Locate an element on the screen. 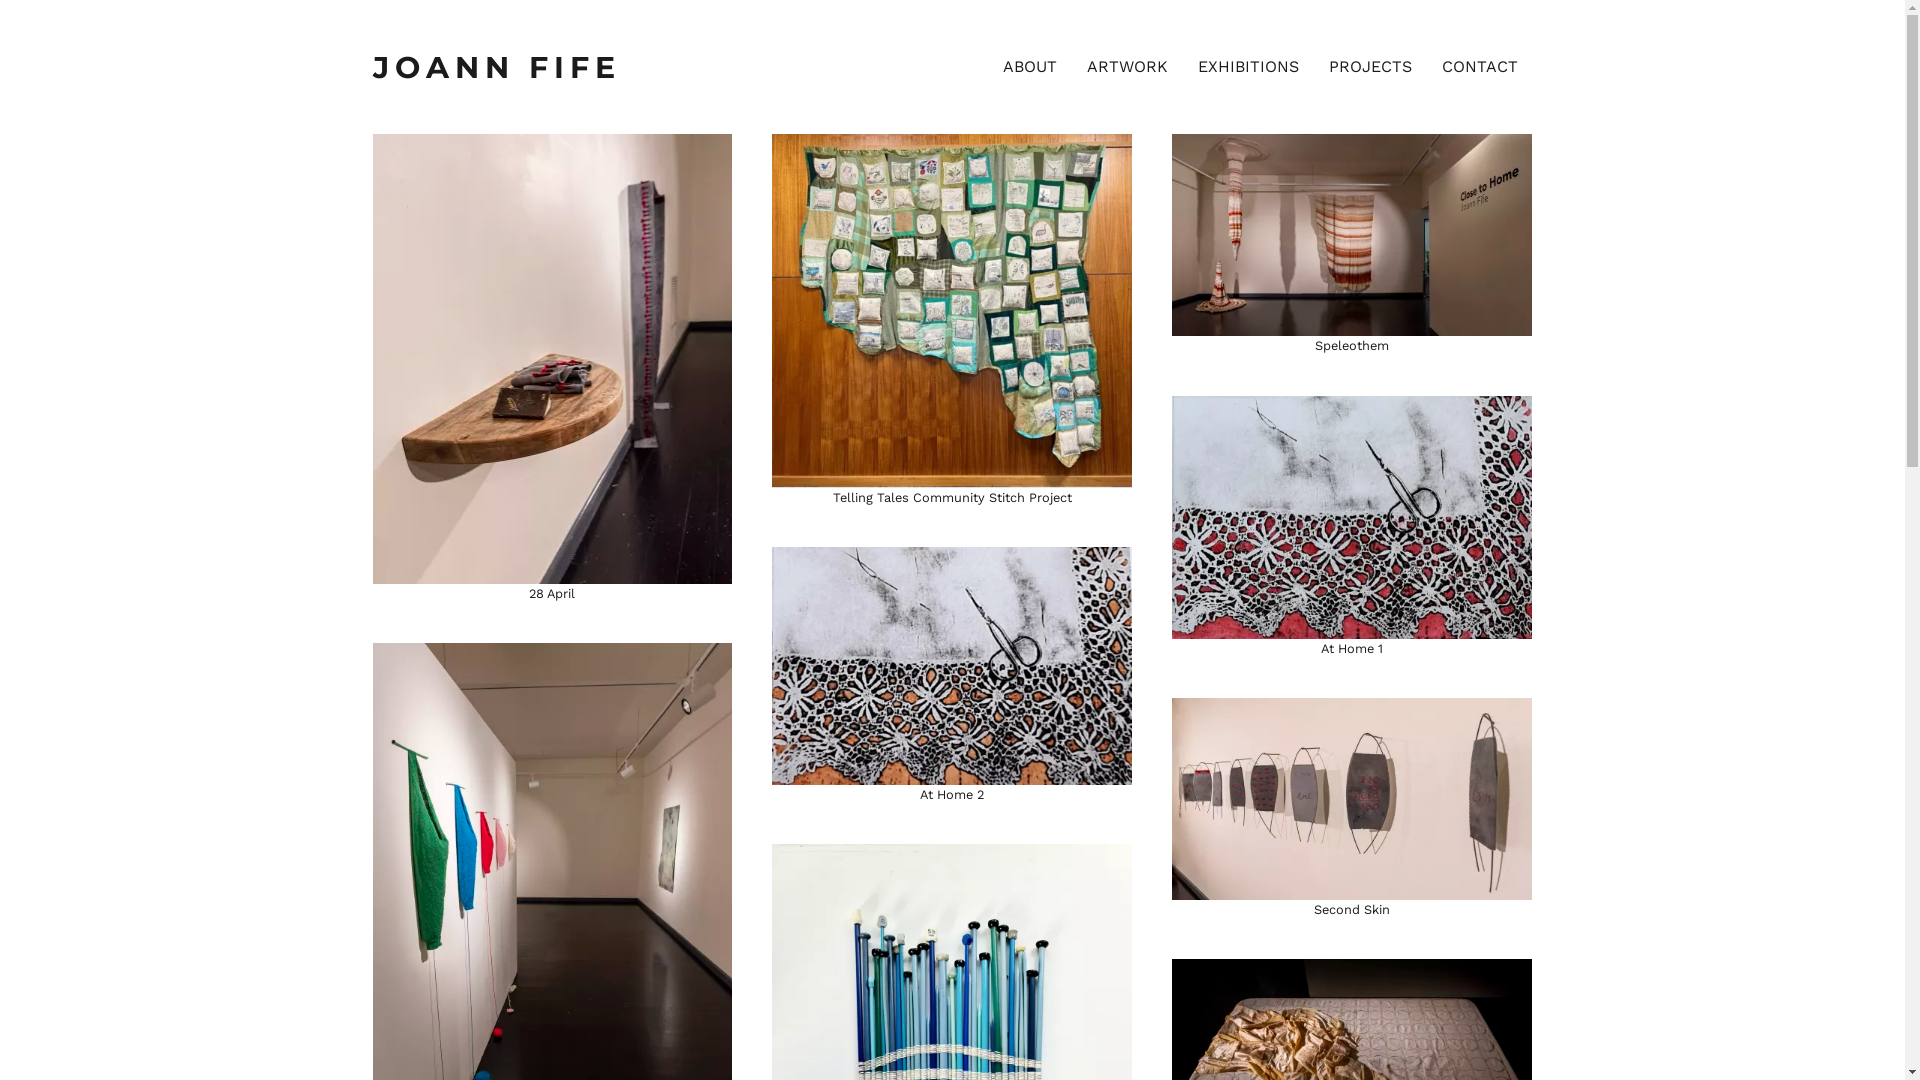 The image size is (1920, 1080). 'CONTACT' is located at coordinates (1478, 65).